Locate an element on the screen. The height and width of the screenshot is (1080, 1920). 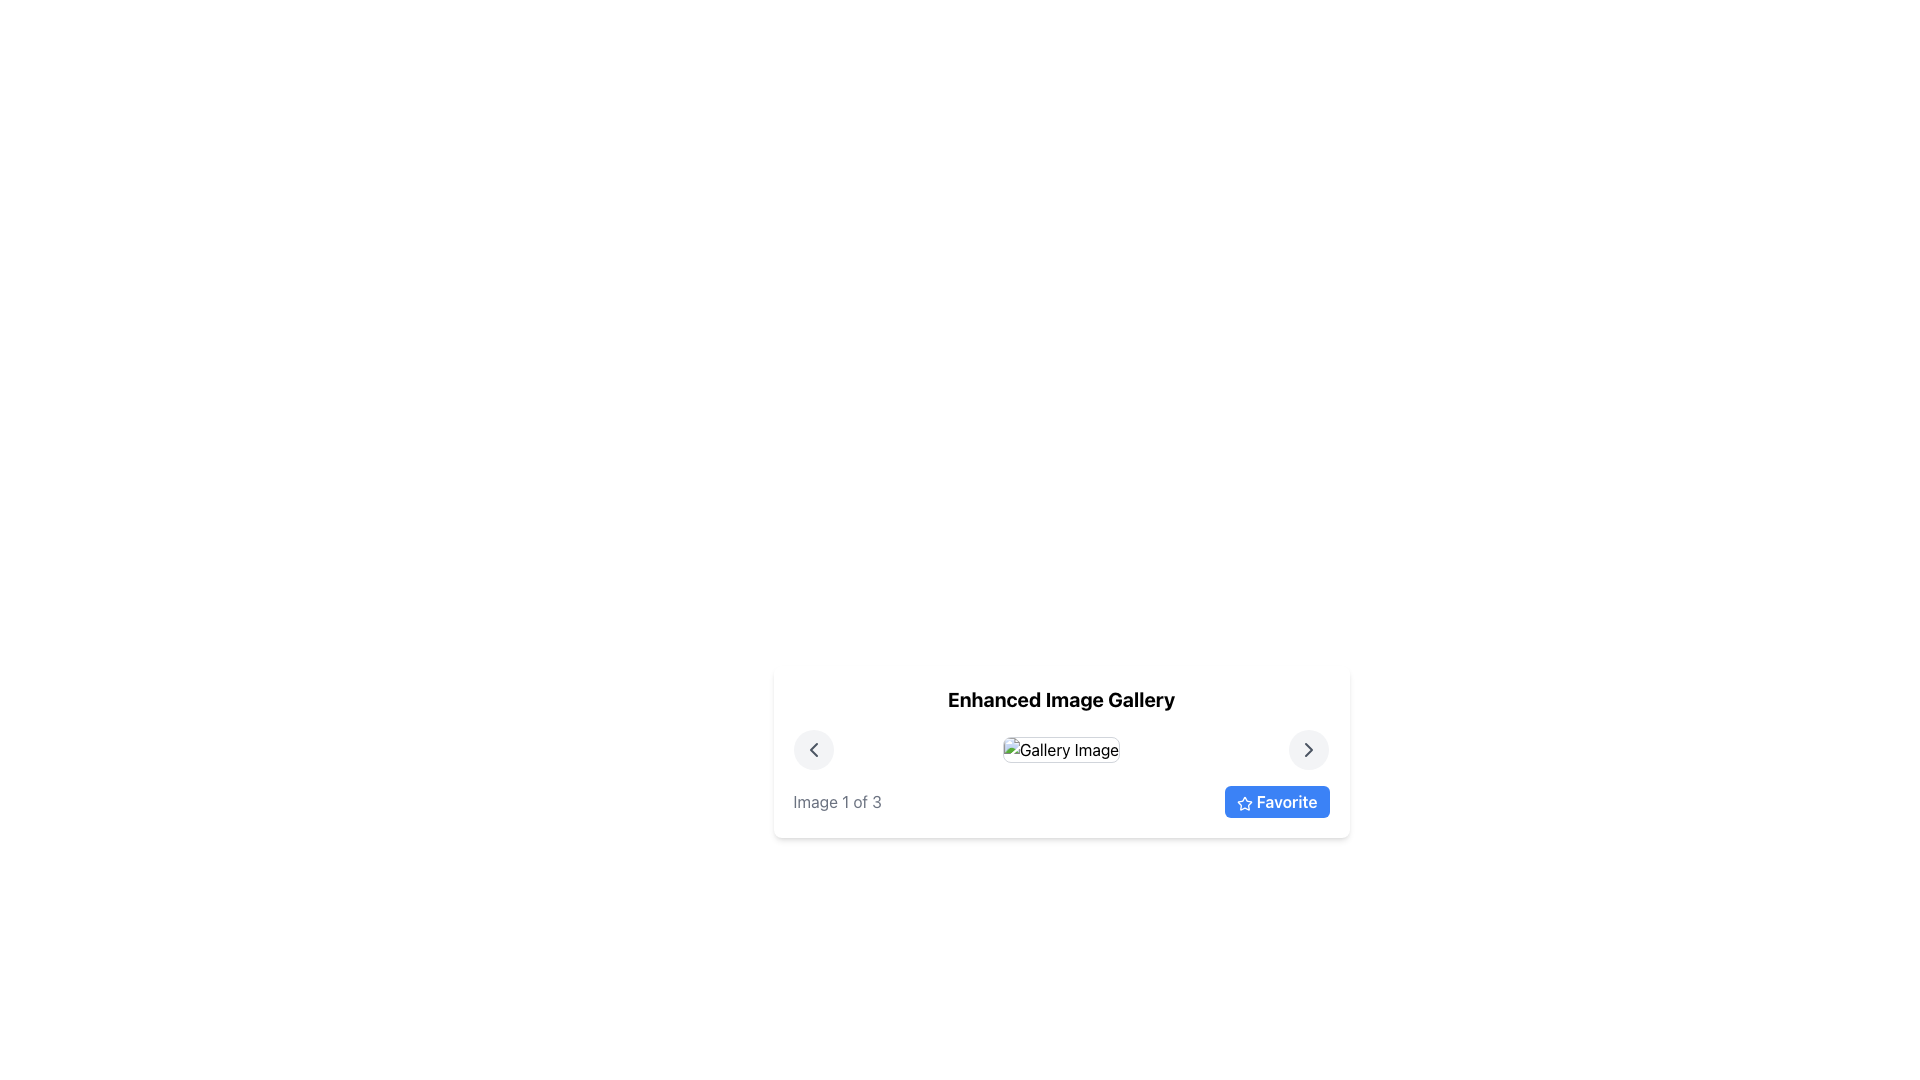
the decorative star icon embedded in the 'Favorite' button to interact with the 'Favorite' functionality is located at coordinates (1243, 802).